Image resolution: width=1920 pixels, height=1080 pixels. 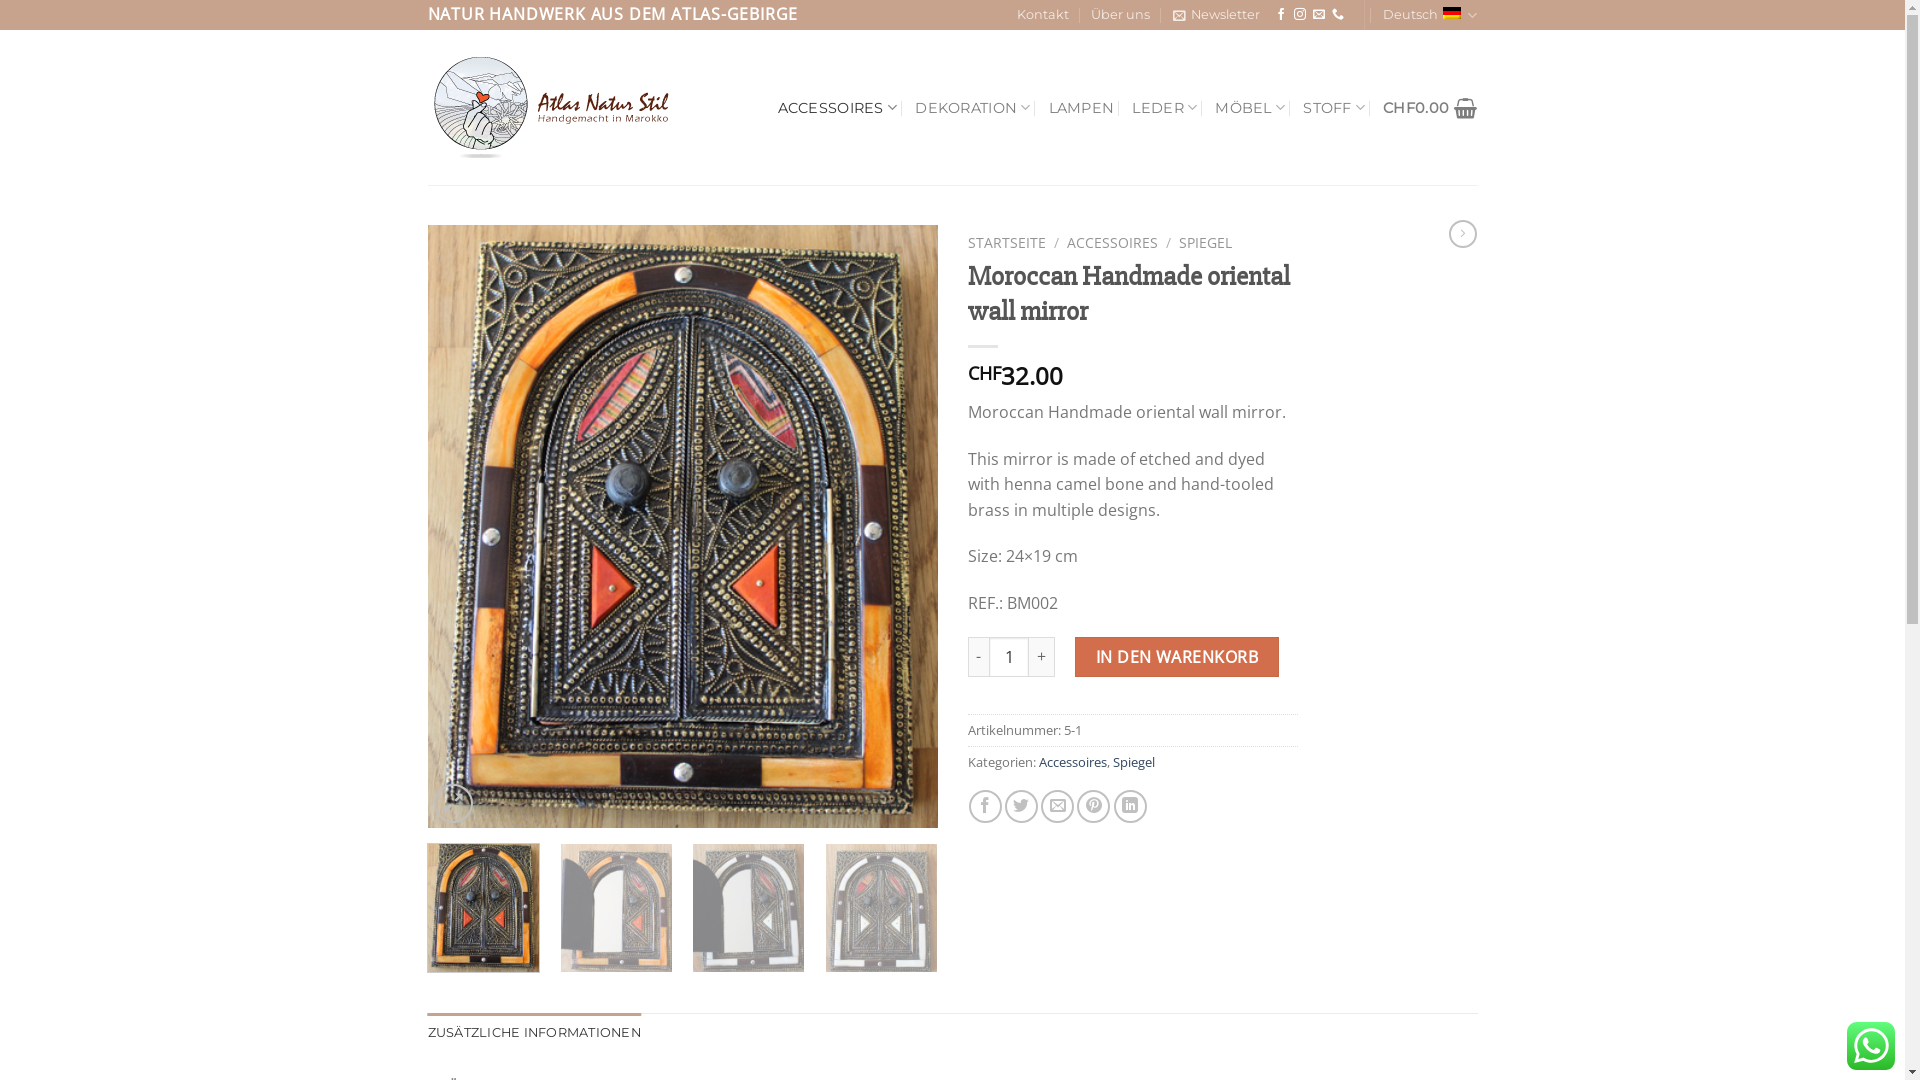 I want to click on 'Atlas Natur Stil - Handicraft from Morocco', so click(x=556, y=108).